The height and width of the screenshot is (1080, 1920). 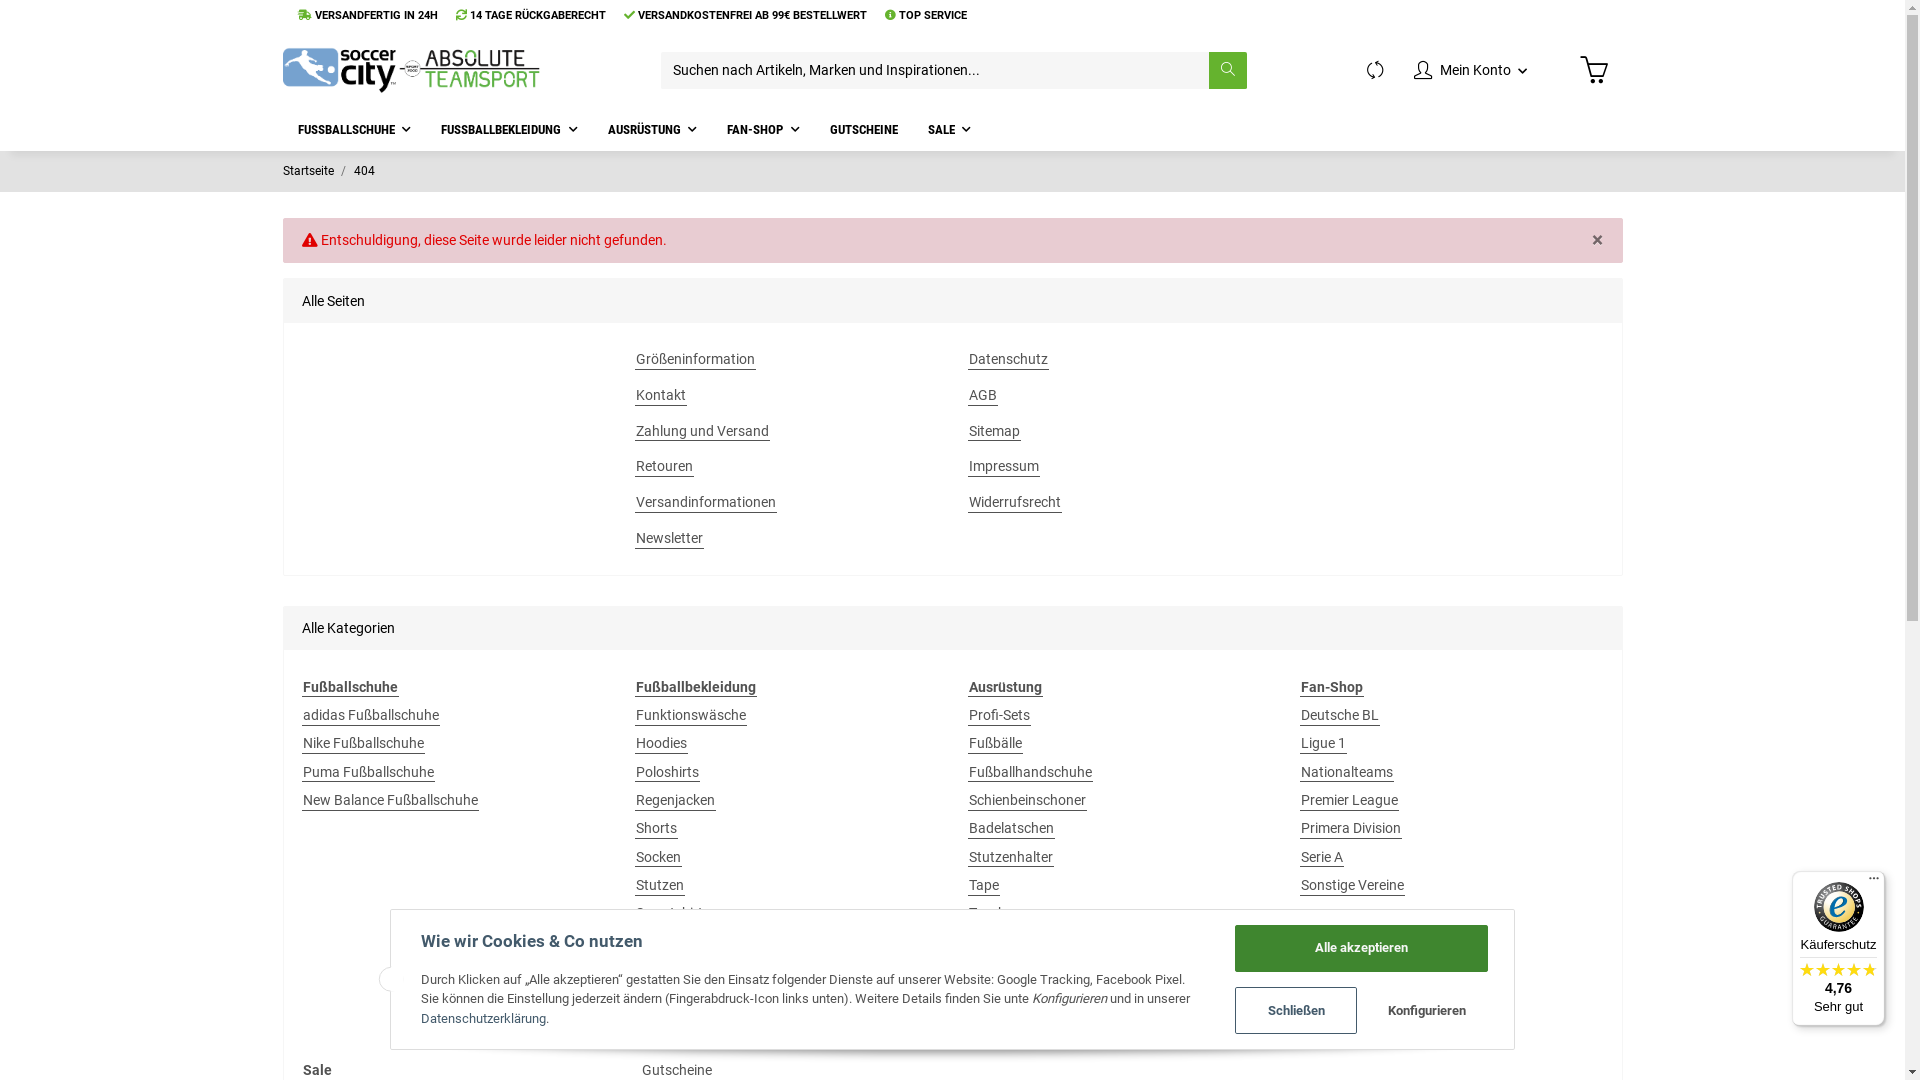 I want to click on 'Startseite', so click(x=306, y=169).